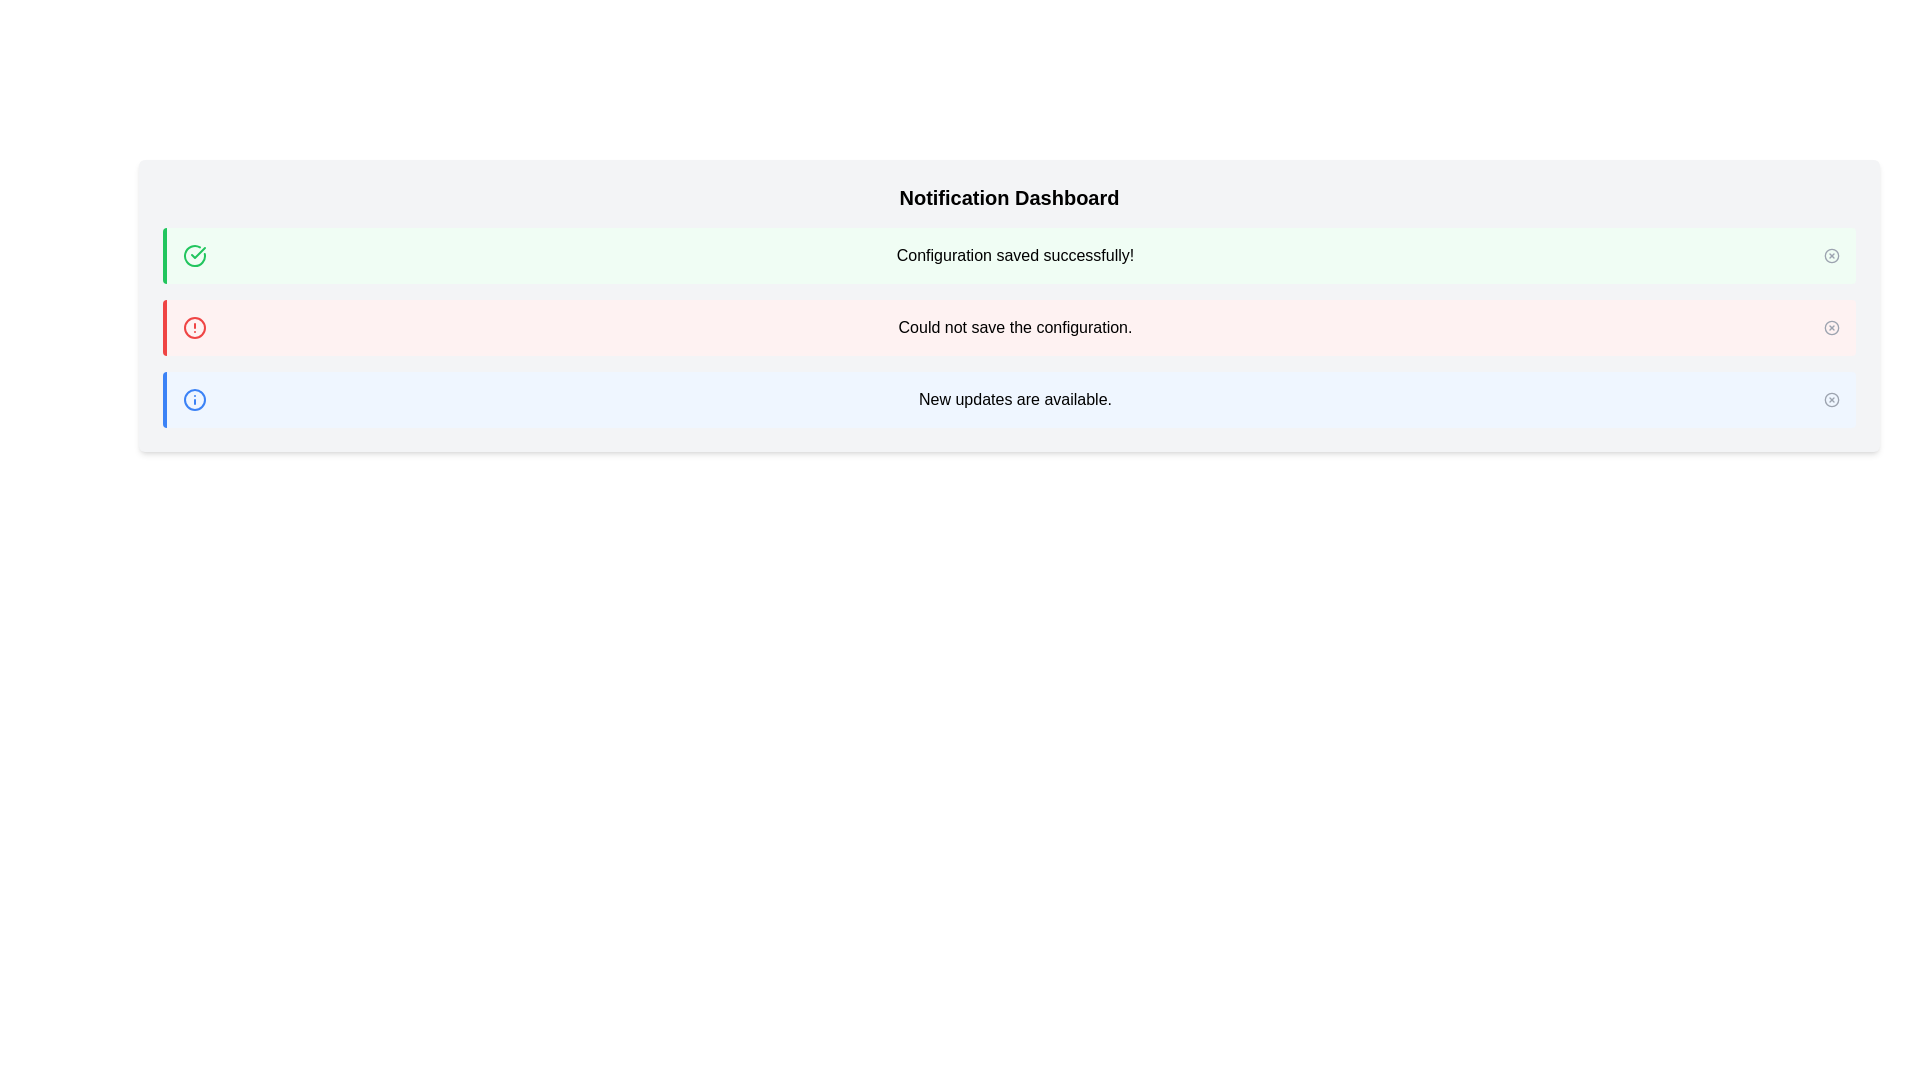 This screenshot has width=1920, height=1080. I want to click on the topmost notification in the Notification Dashboard, so click(1009, 254).